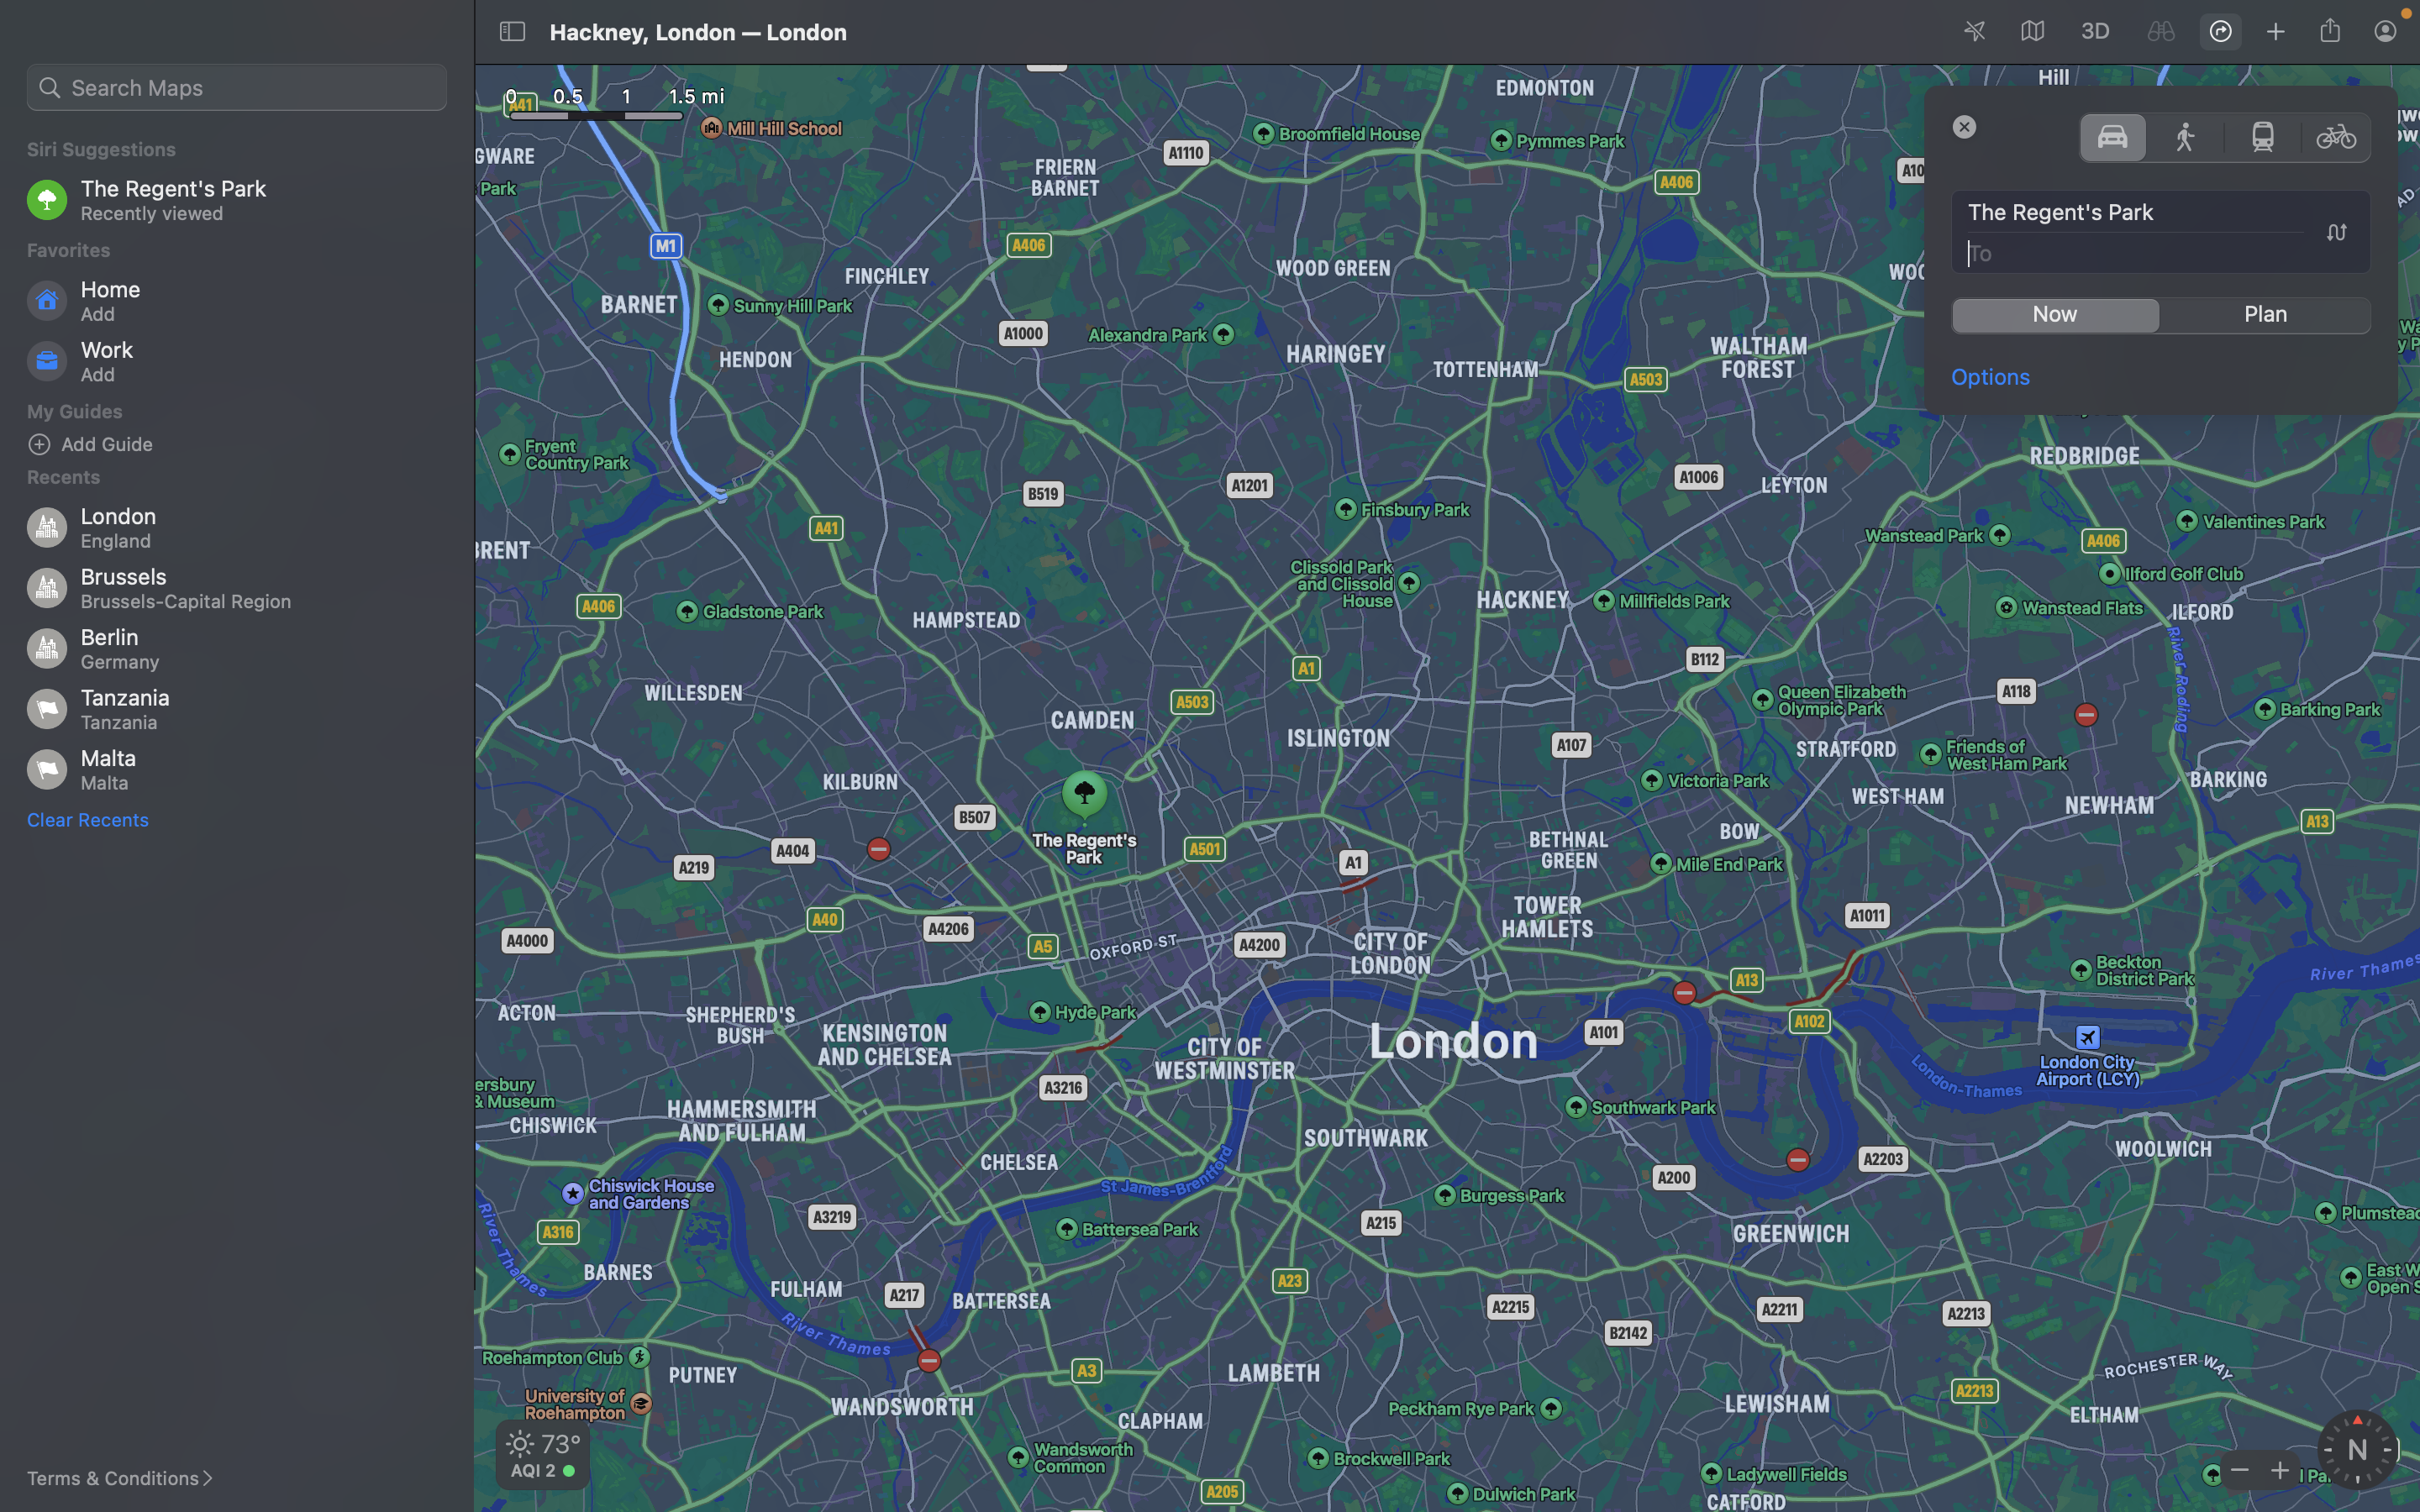 The height and width of the screenshot is (1512, 2420). Describe the element at coordinates (2338, 135) in the screenshot. I see `Alter mode of transportation to bike` at that location.